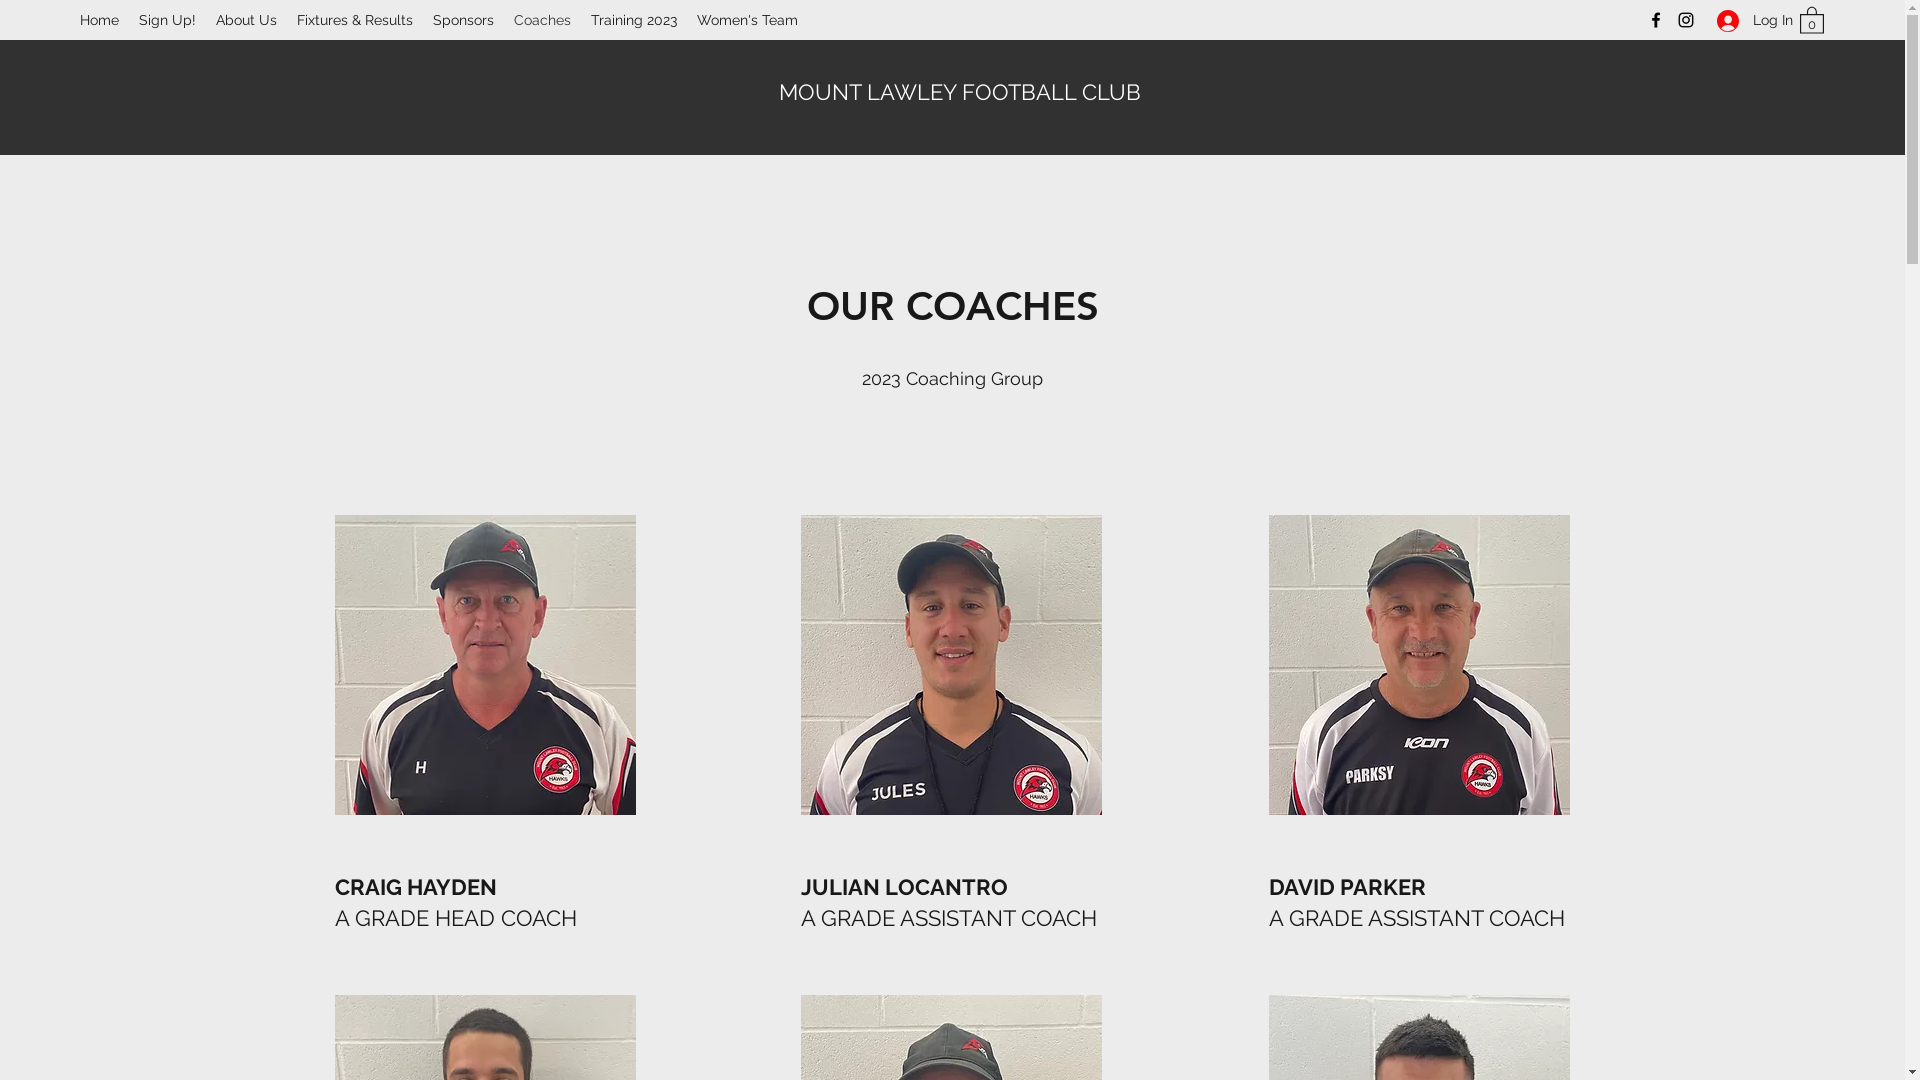 The height and width of the screenshot is (1080, 1920). Describe the element at coordinates (746, 19) in the screenshot. I see `'Women's Team'` at that location.